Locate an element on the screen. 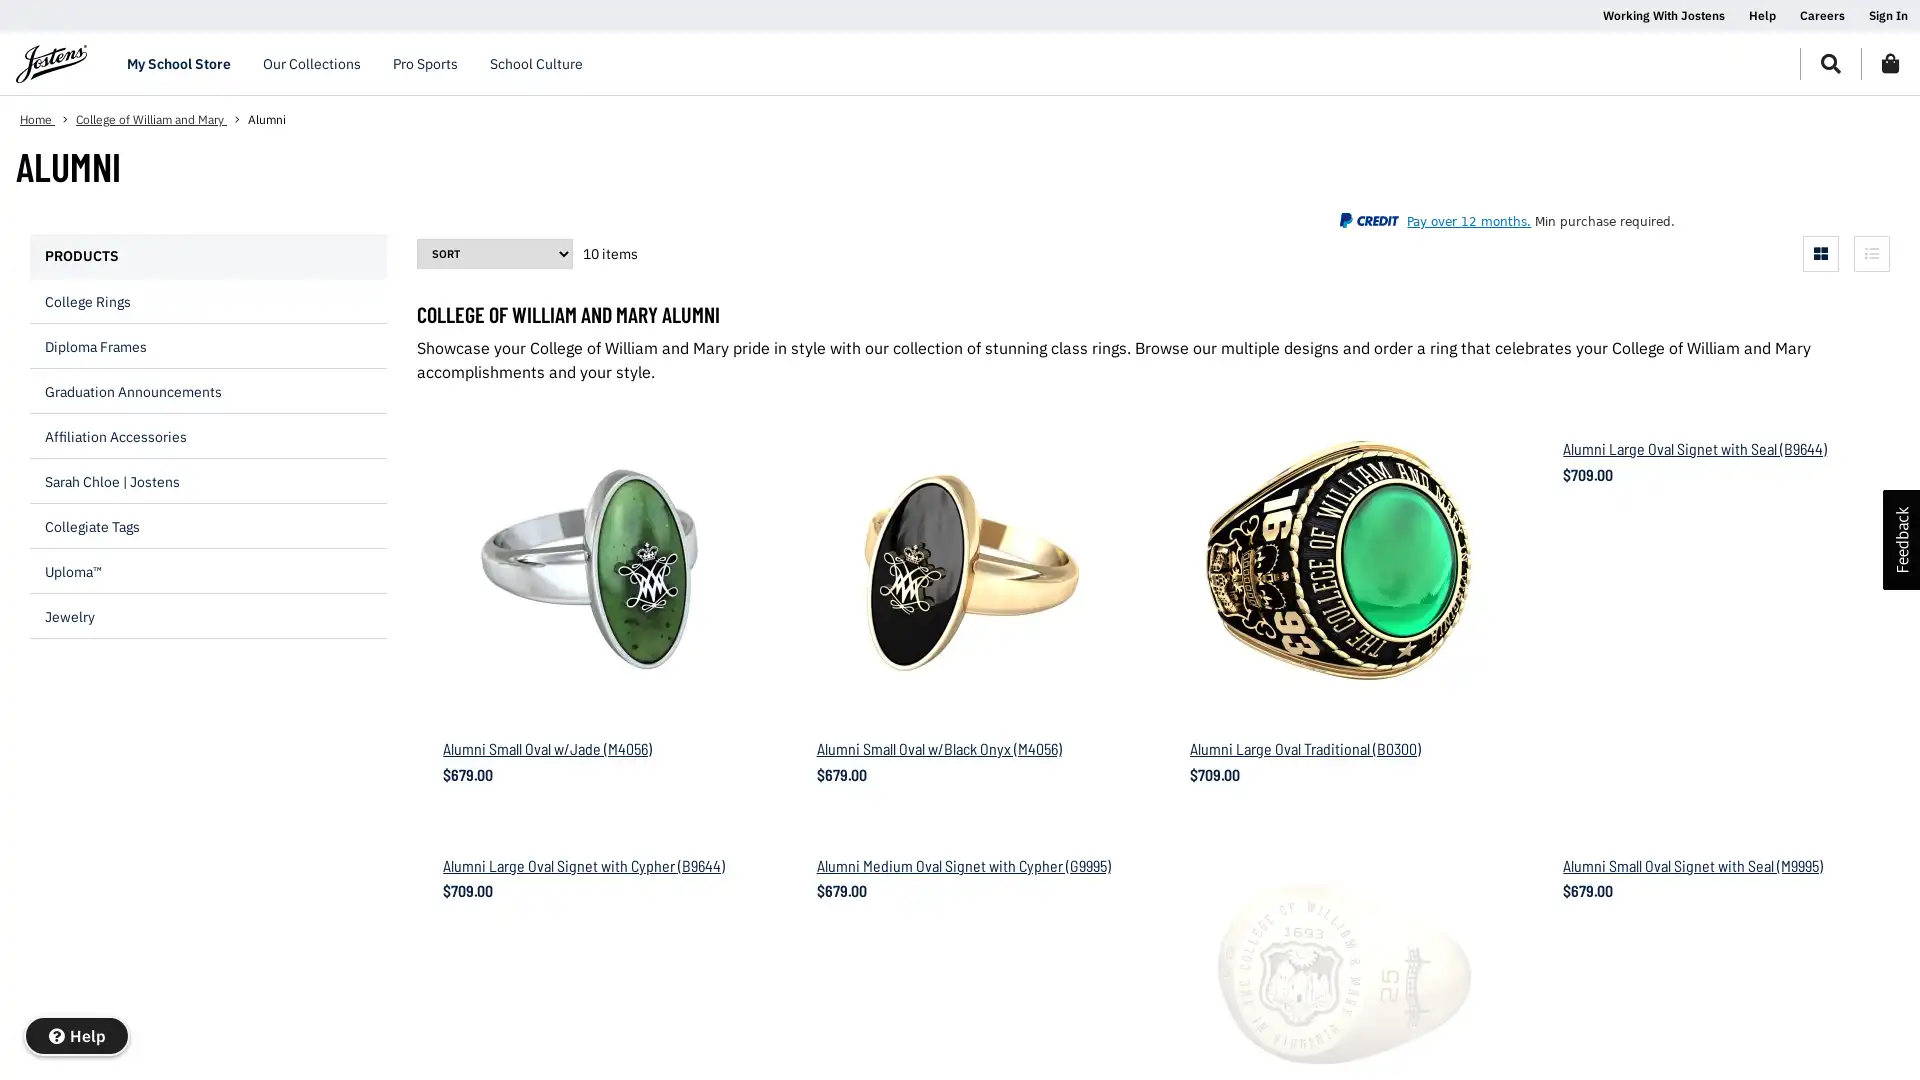  School Culture is located at coordinates (536, 63).